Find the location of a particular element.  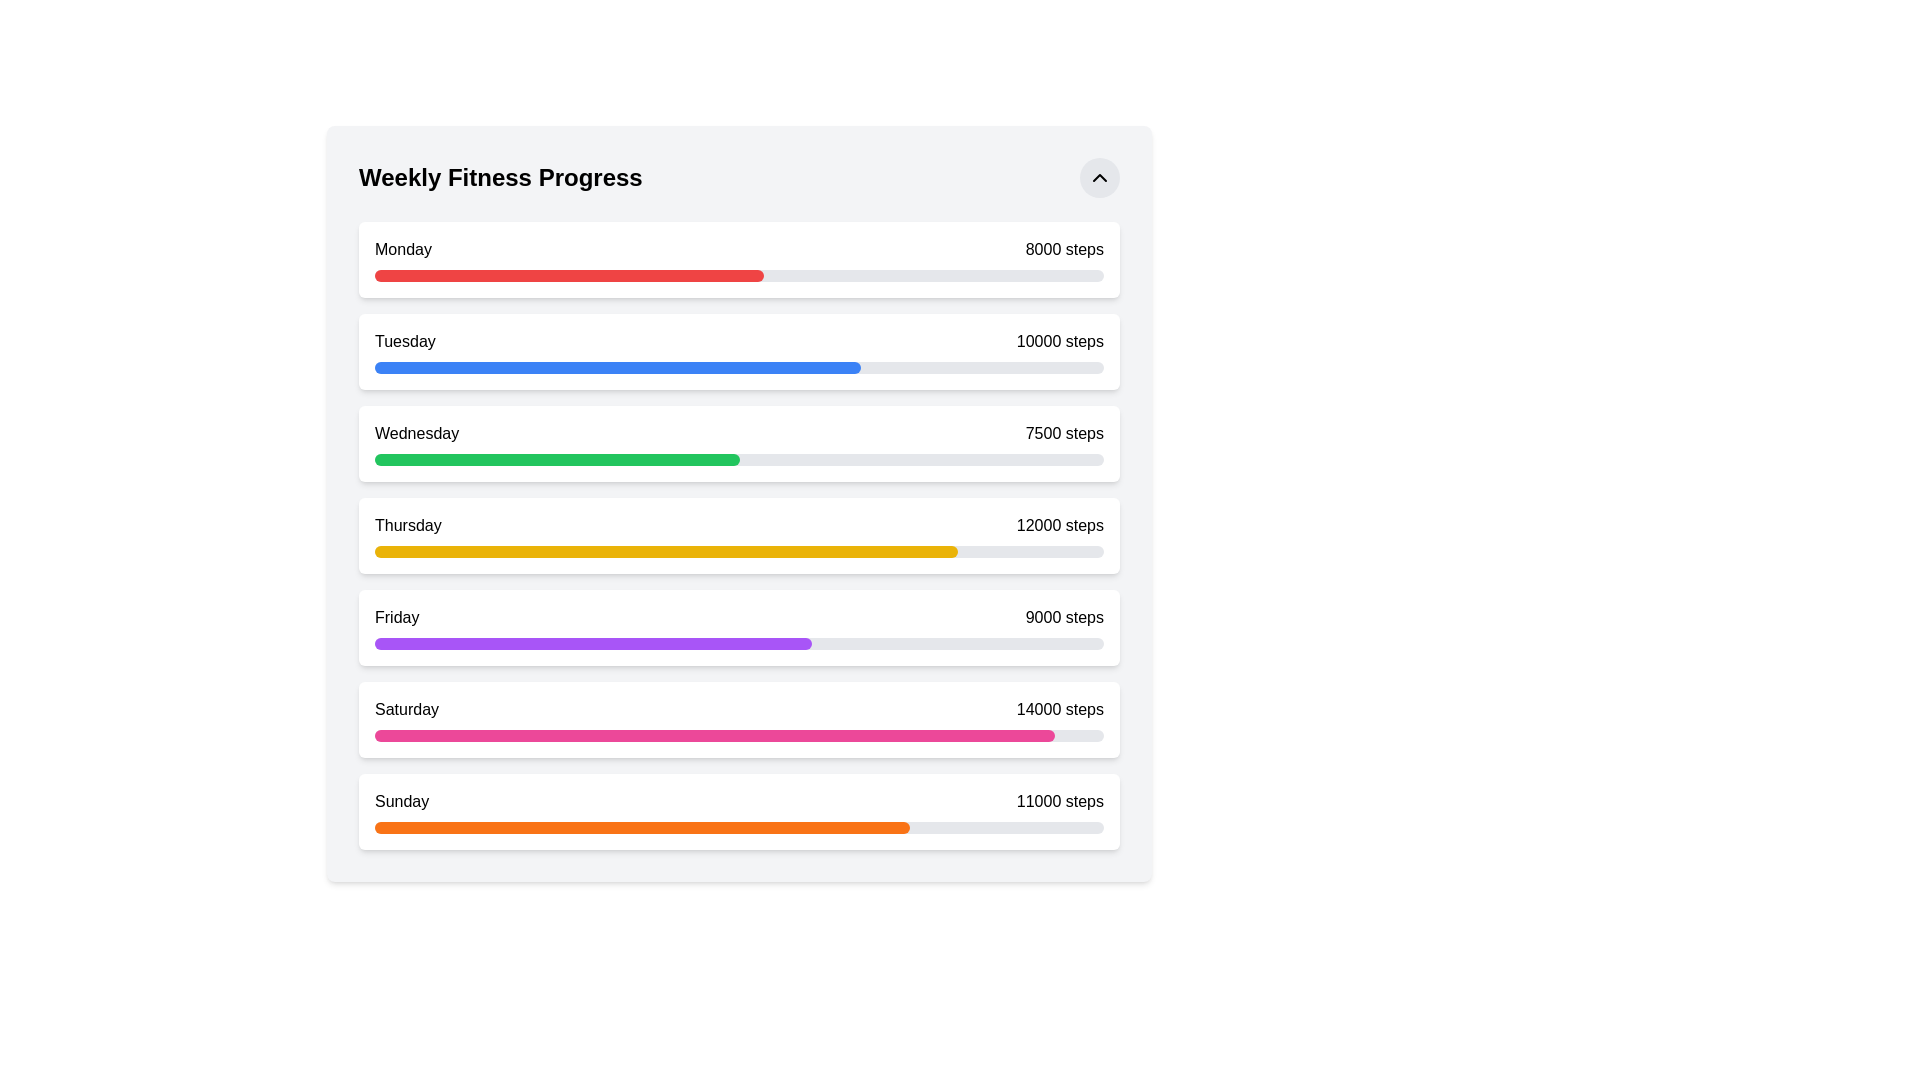

the non-interactive progress bar that visually indicates the completion percentage of the task associated with 'Monday' is located at coordinates (568, 276).